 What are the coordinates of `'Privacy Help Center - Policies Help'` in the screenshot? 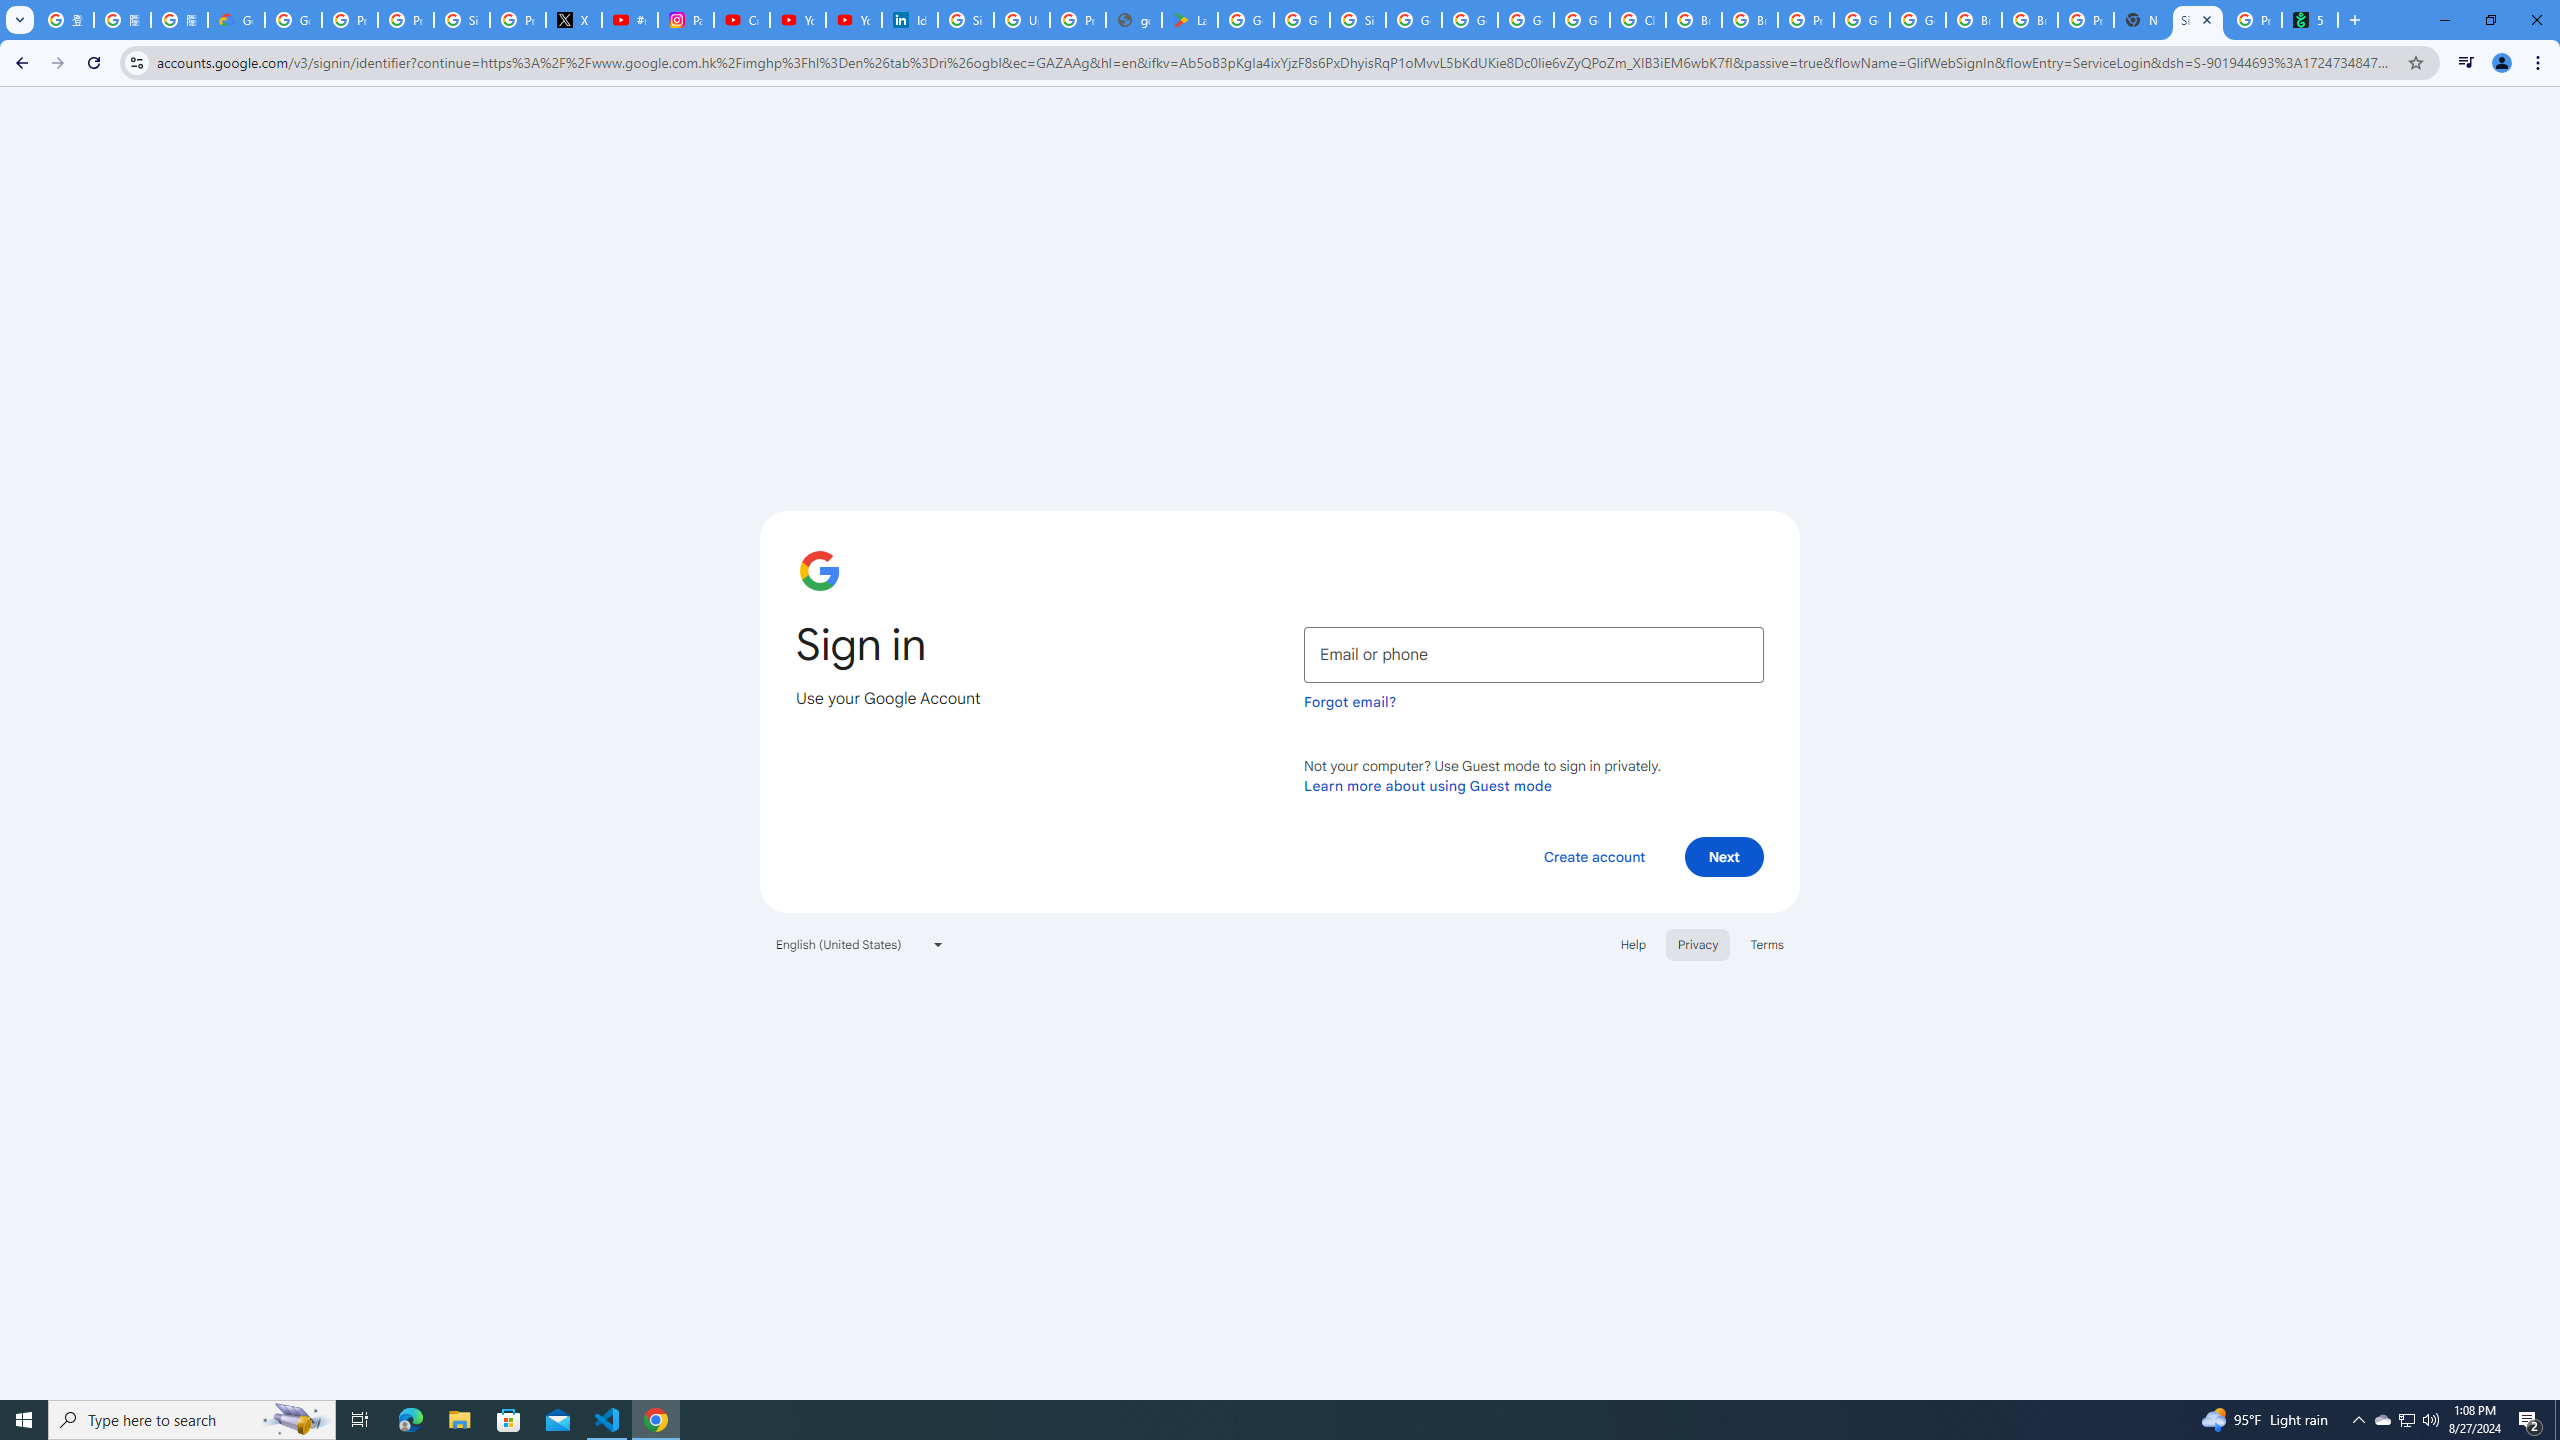 It's located at (404, 19).